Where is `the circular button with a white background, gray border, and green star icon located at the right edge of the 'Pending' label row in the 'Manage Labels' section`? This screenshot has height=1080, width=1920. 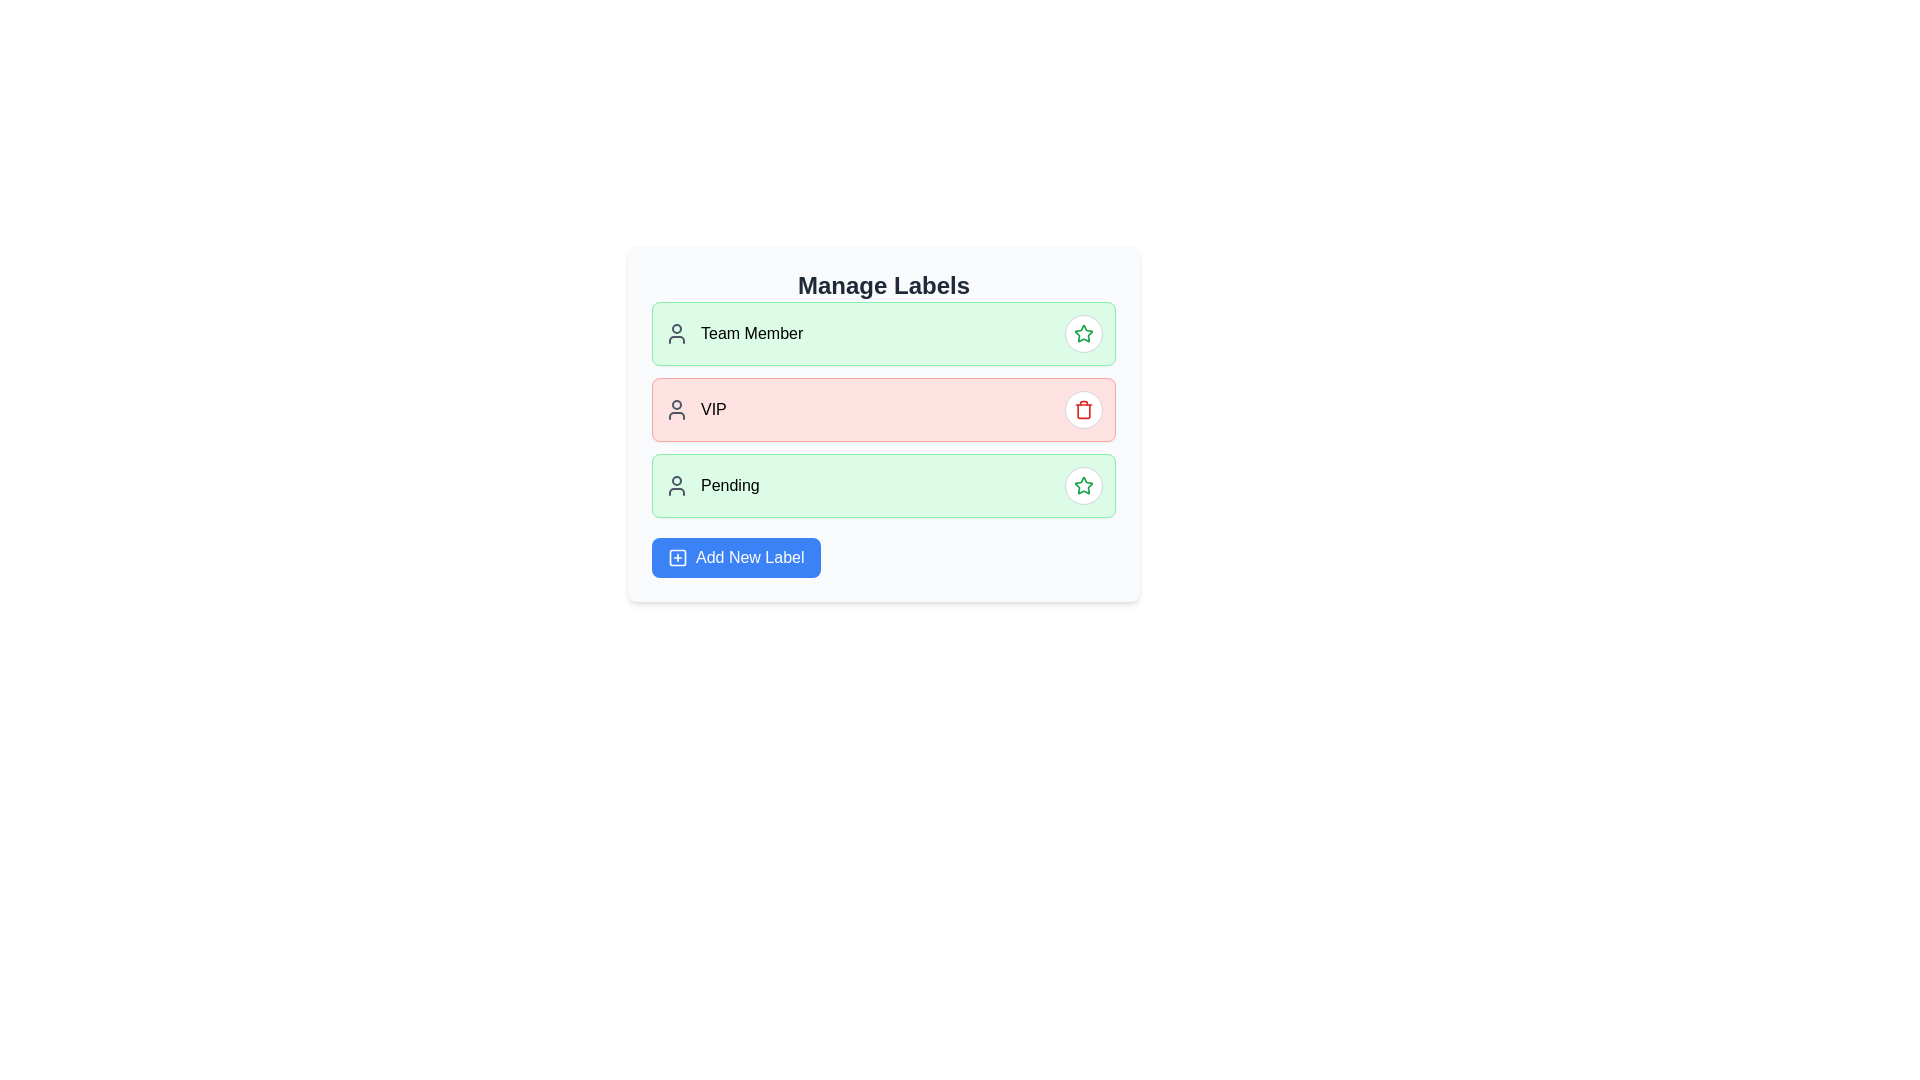 the circular button with a white background, gray border, and green star icon located at the right edge of the 'Pending' label row in the 'Manage Labels' section is located at coordinates (1083, 486).